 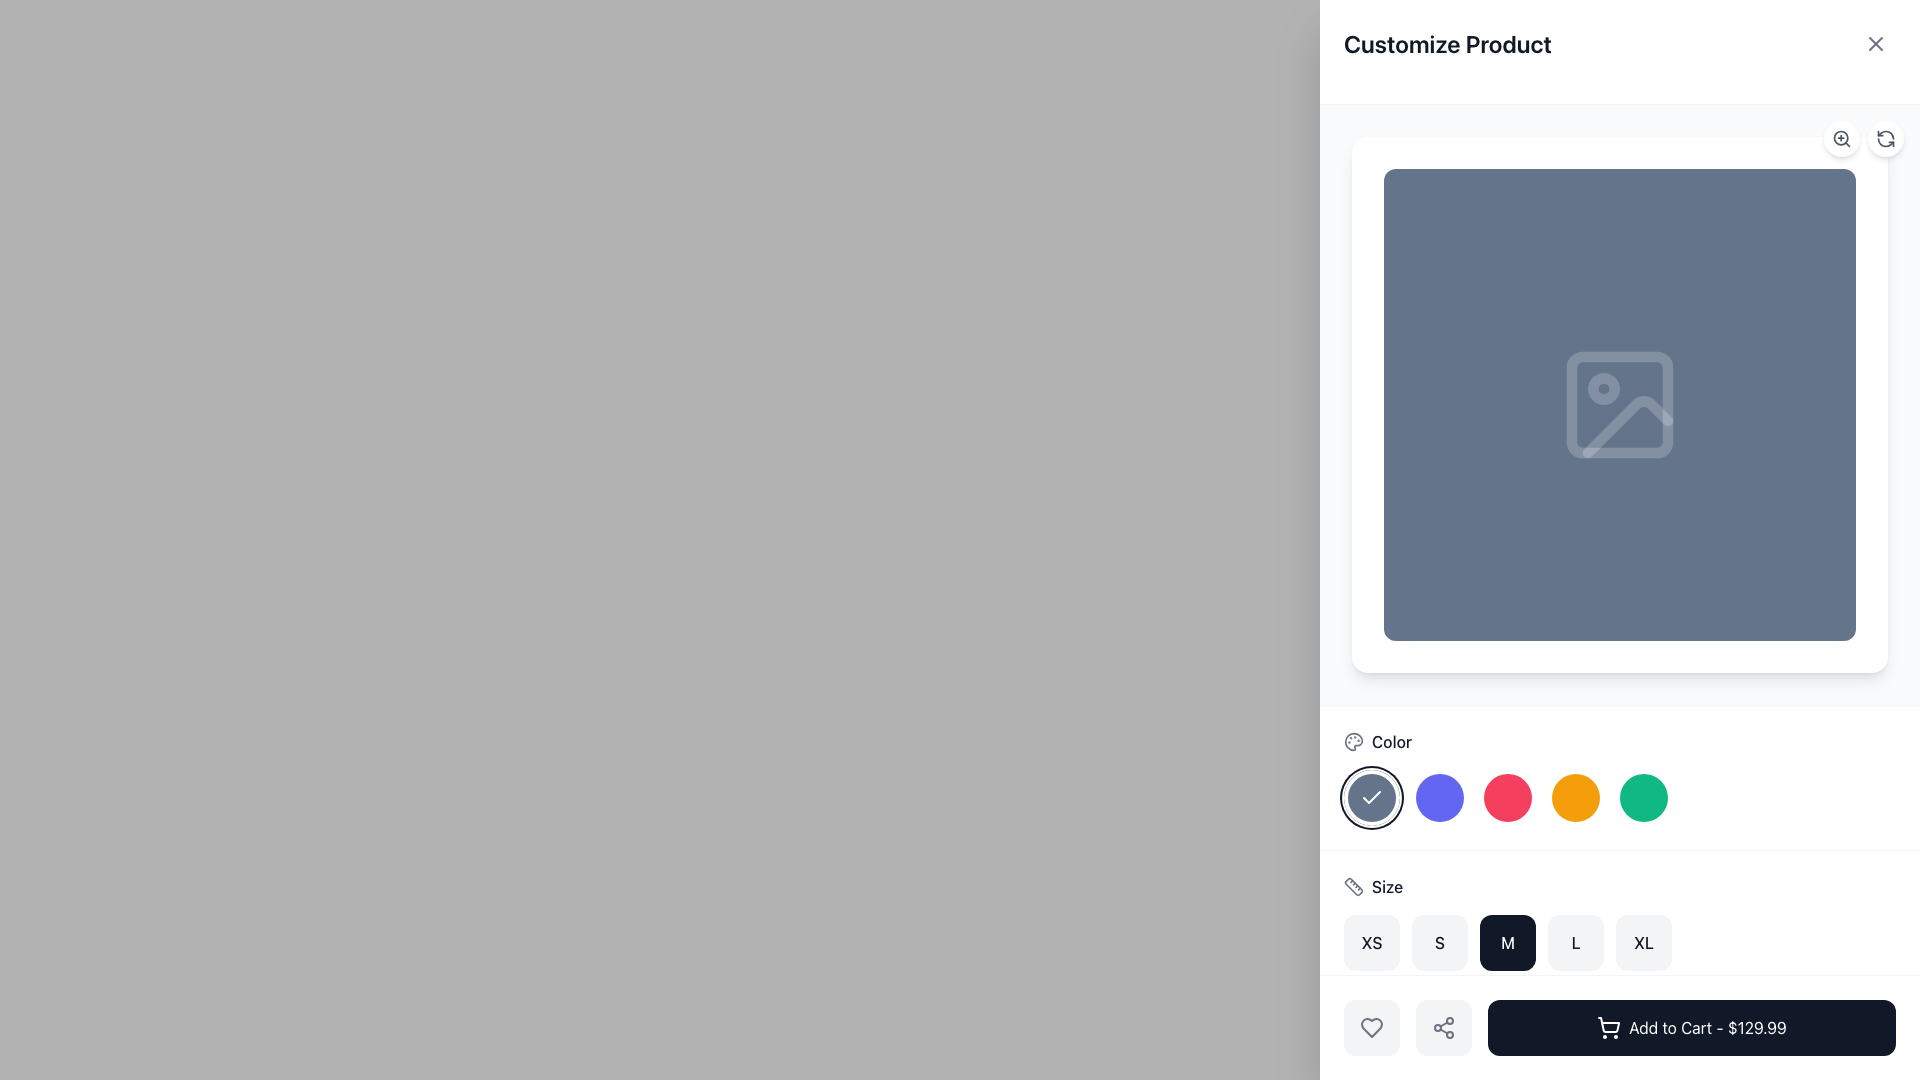 What do you see at coordinates (1875, 43) in the screenshot?
I see `the close icon button represented by an 'X' mark in the top right corner of the interface` at bounding box center [1875, 43].